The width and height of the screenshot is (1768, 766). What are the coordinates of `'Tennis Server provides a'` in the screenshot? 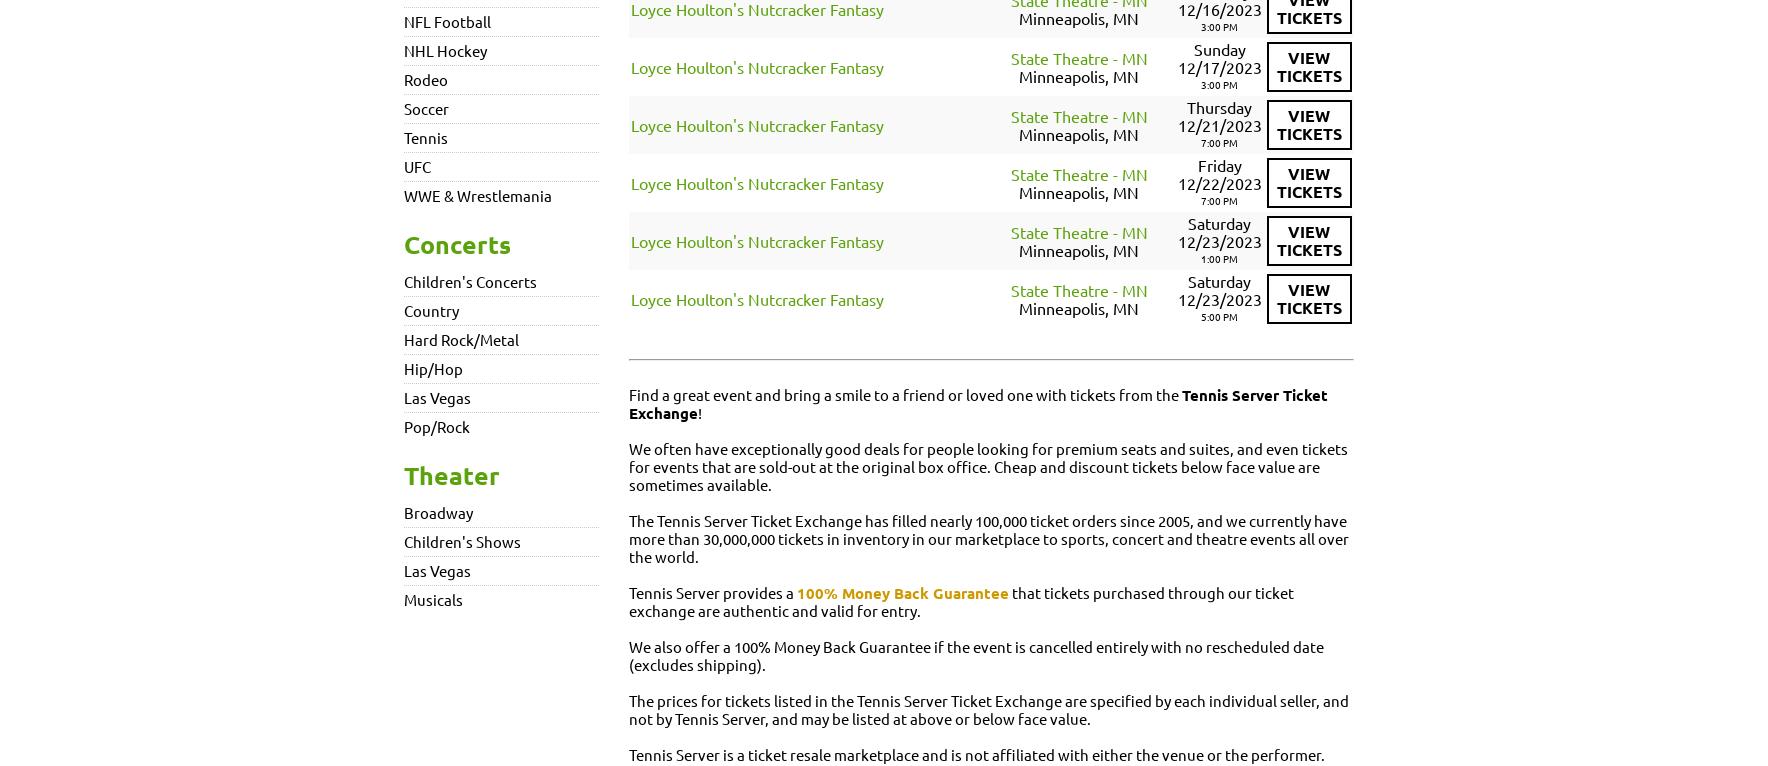 It's located at (628, 592).